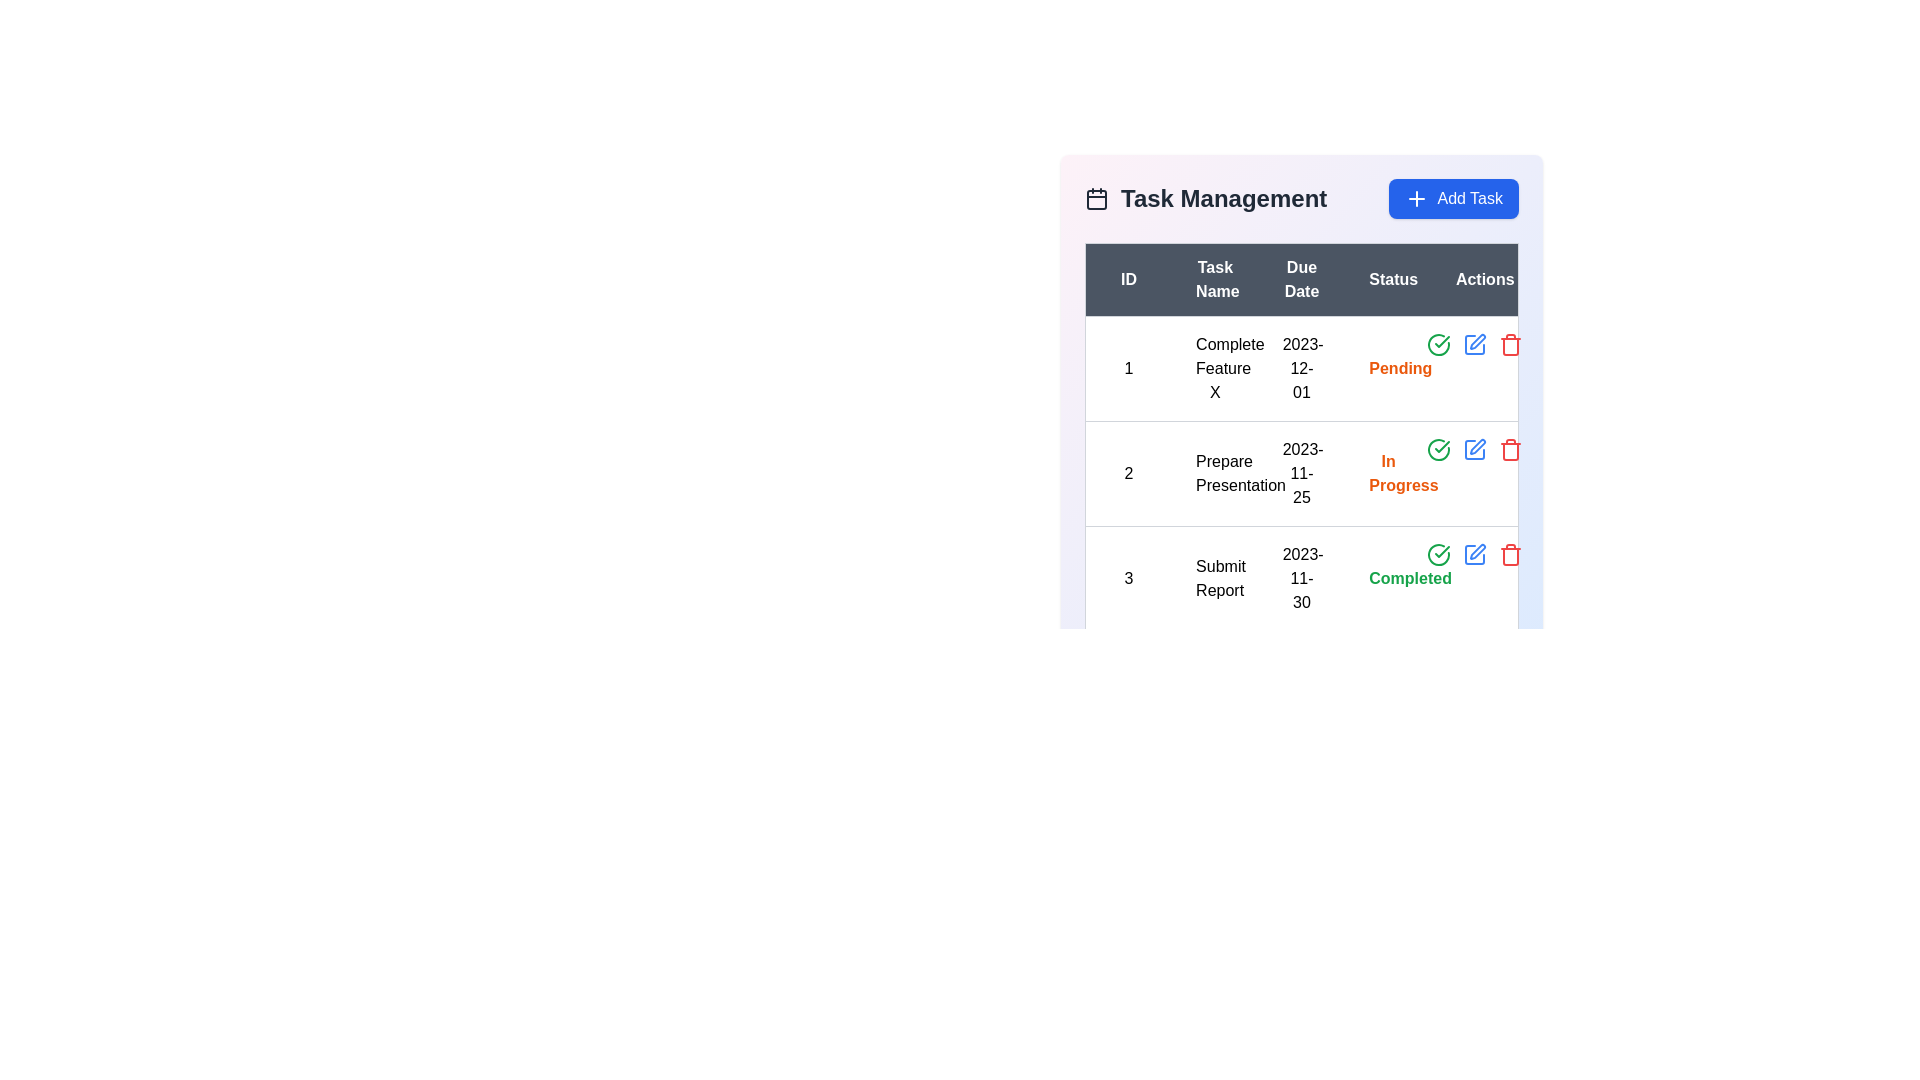 The width and height of the screenshot is (1920, 1080). I want to click on the Static text label displaying 'In Progress' in bold orange font, located in the 'Status' column for the 'Prepare Presentation' task dated '2023-11-25', so click(1387, 474).